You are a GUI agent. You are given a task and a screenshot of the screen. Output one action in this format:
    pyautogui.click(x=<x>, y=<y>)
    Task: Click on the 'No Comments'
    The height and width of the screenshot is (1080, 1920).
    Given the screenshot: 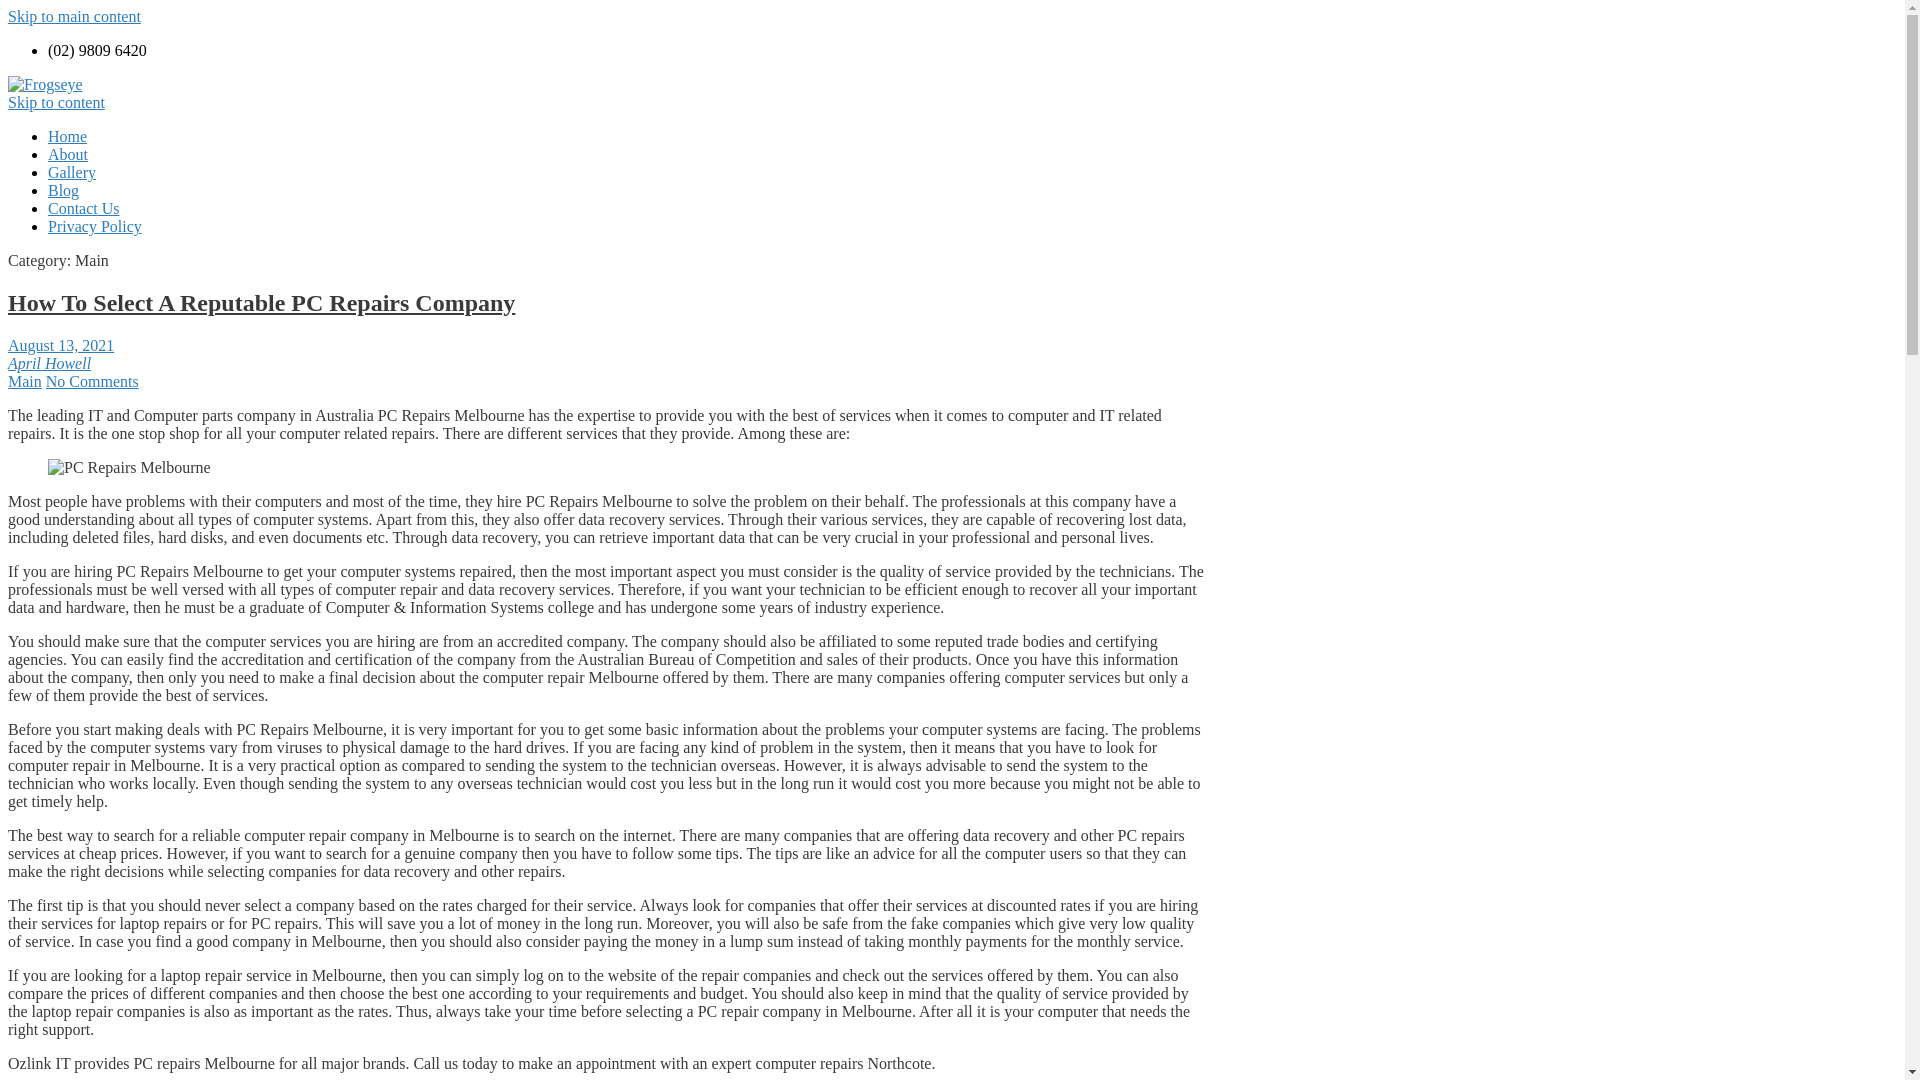 What is the action you would take?
    pyautogui.click(x=91, y=381)
    